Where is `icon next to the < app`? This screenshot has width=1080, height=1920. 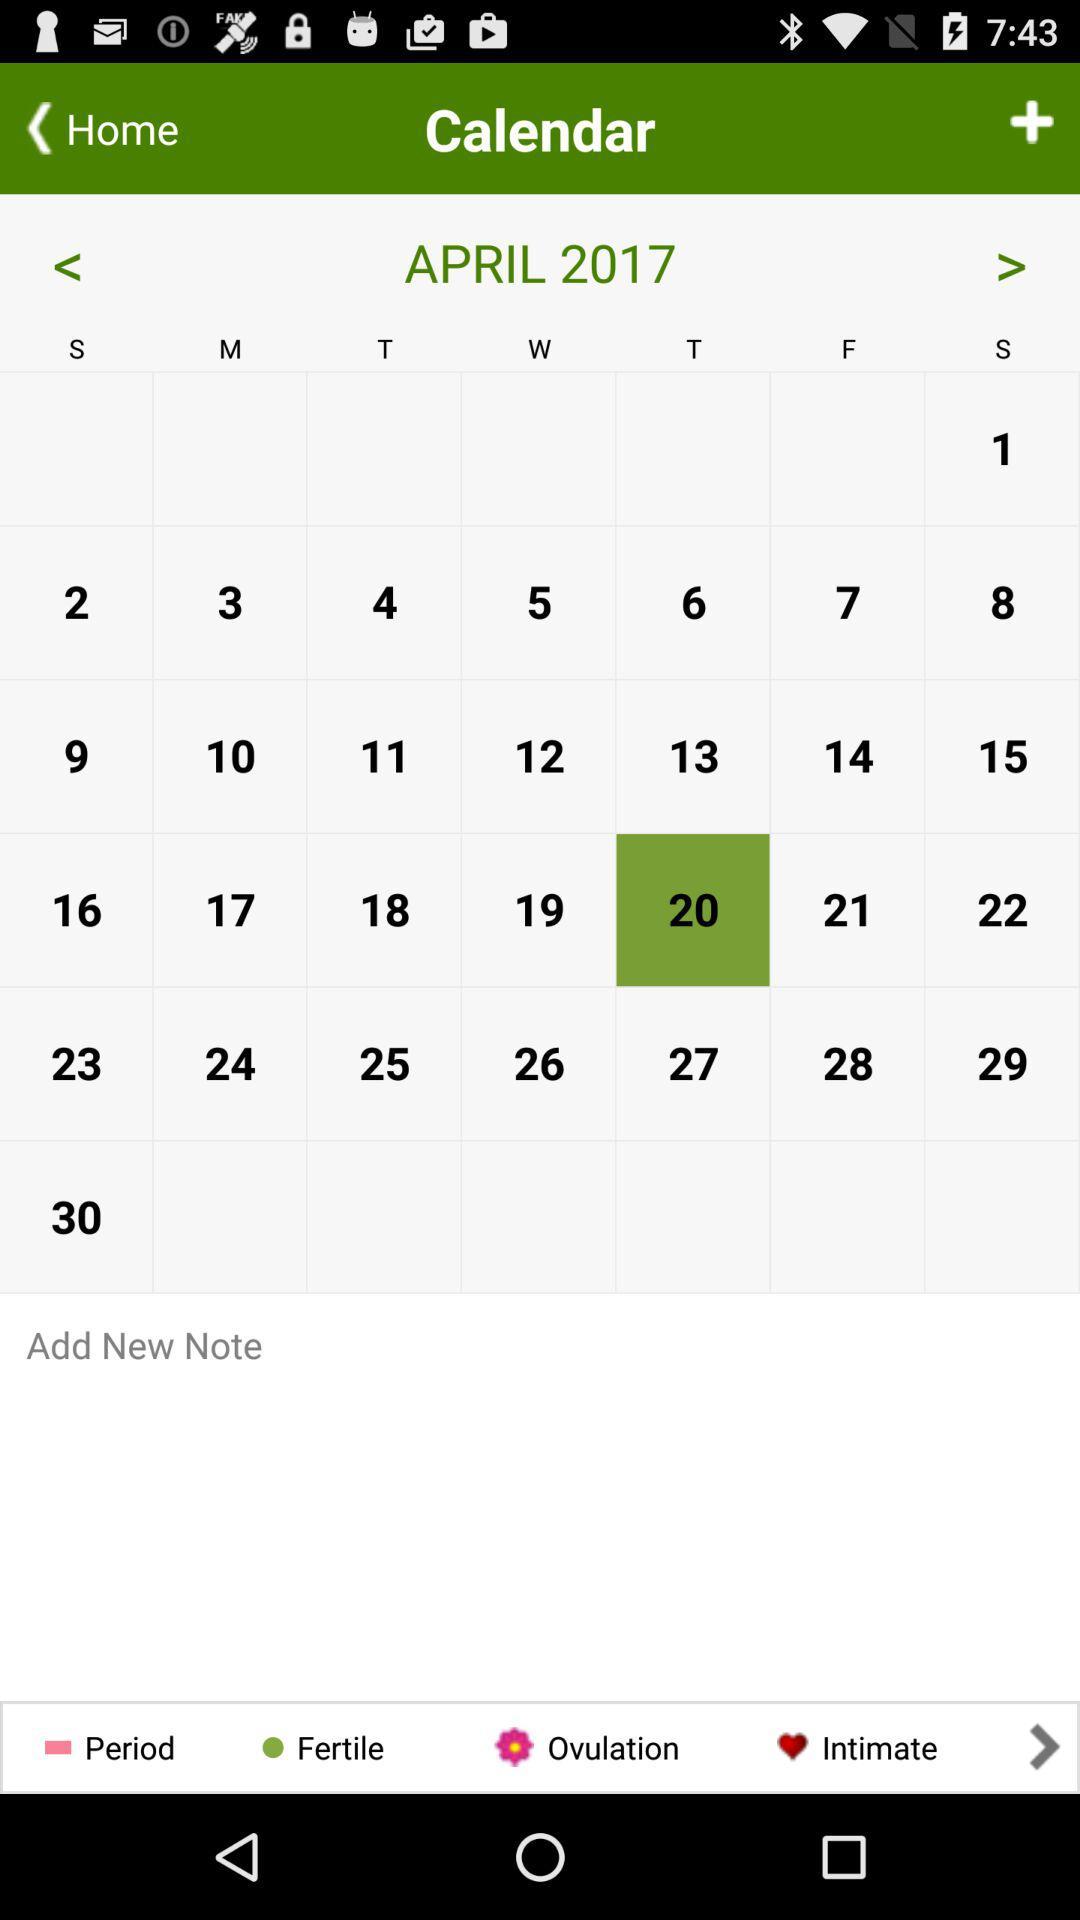 icon next to the < app is located at coordinates (1032, 127).